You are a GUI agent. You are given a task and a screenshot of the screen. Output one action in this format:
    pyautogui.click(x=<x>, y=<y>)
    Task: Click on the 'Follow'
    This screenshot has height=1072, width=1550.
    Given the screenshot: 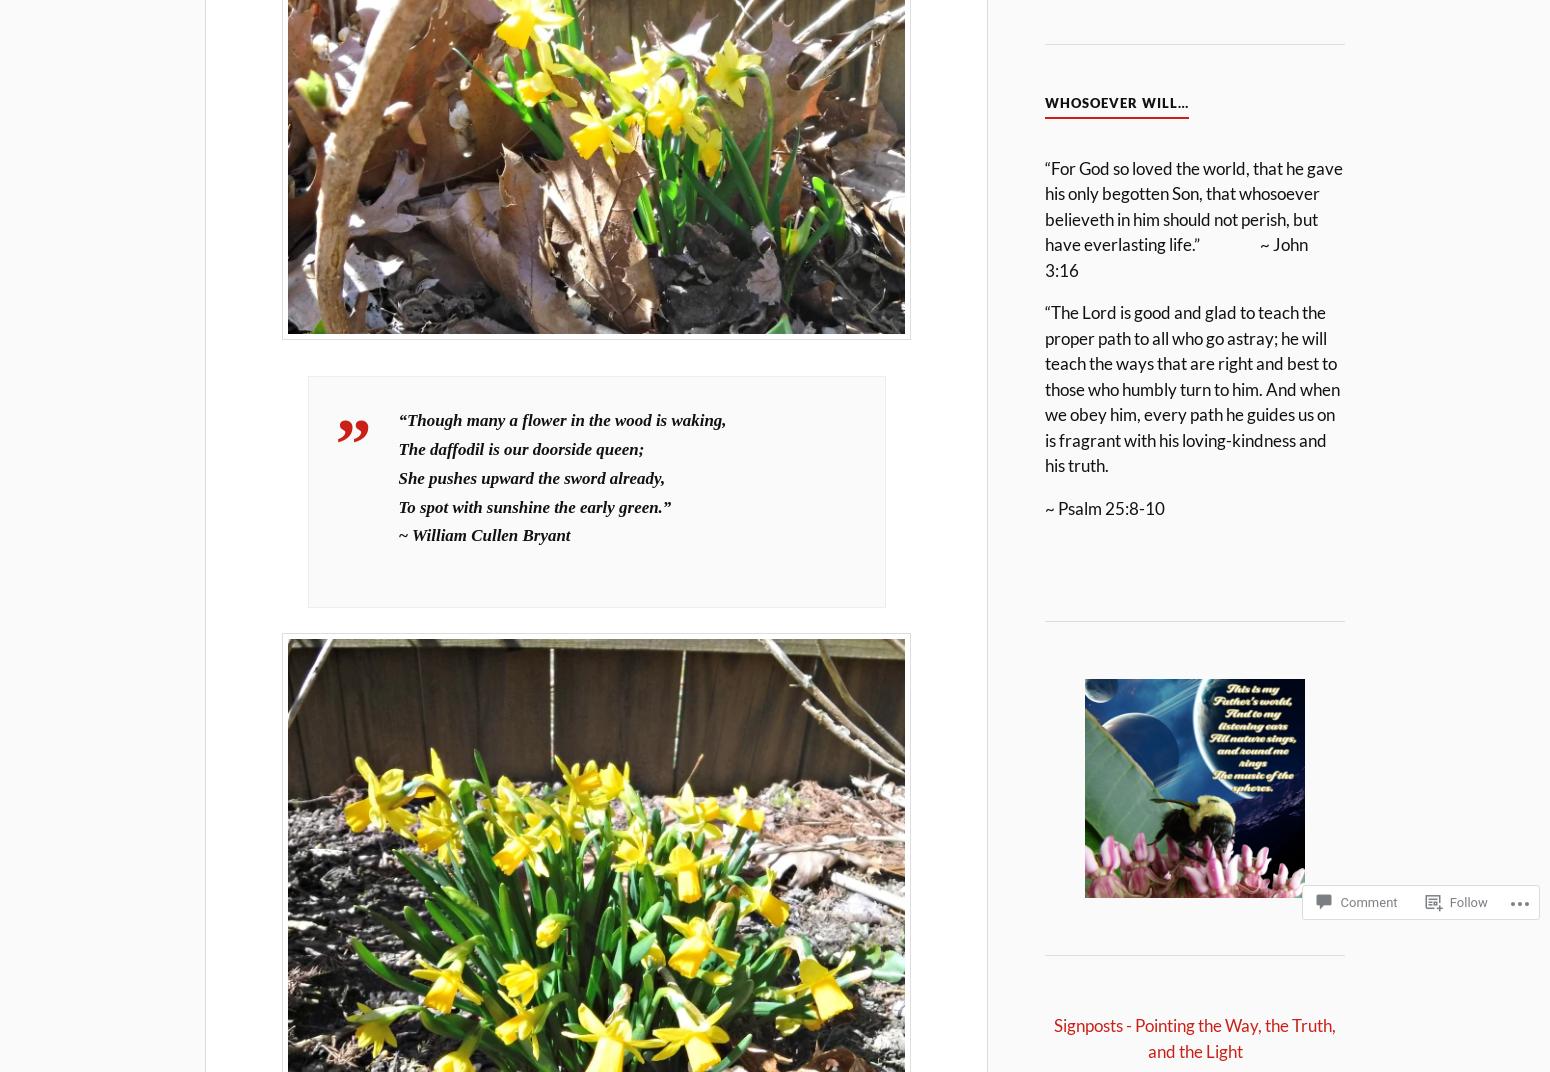 What is the action you would take?
    pyautogui.click(x=1447, y=900)
    